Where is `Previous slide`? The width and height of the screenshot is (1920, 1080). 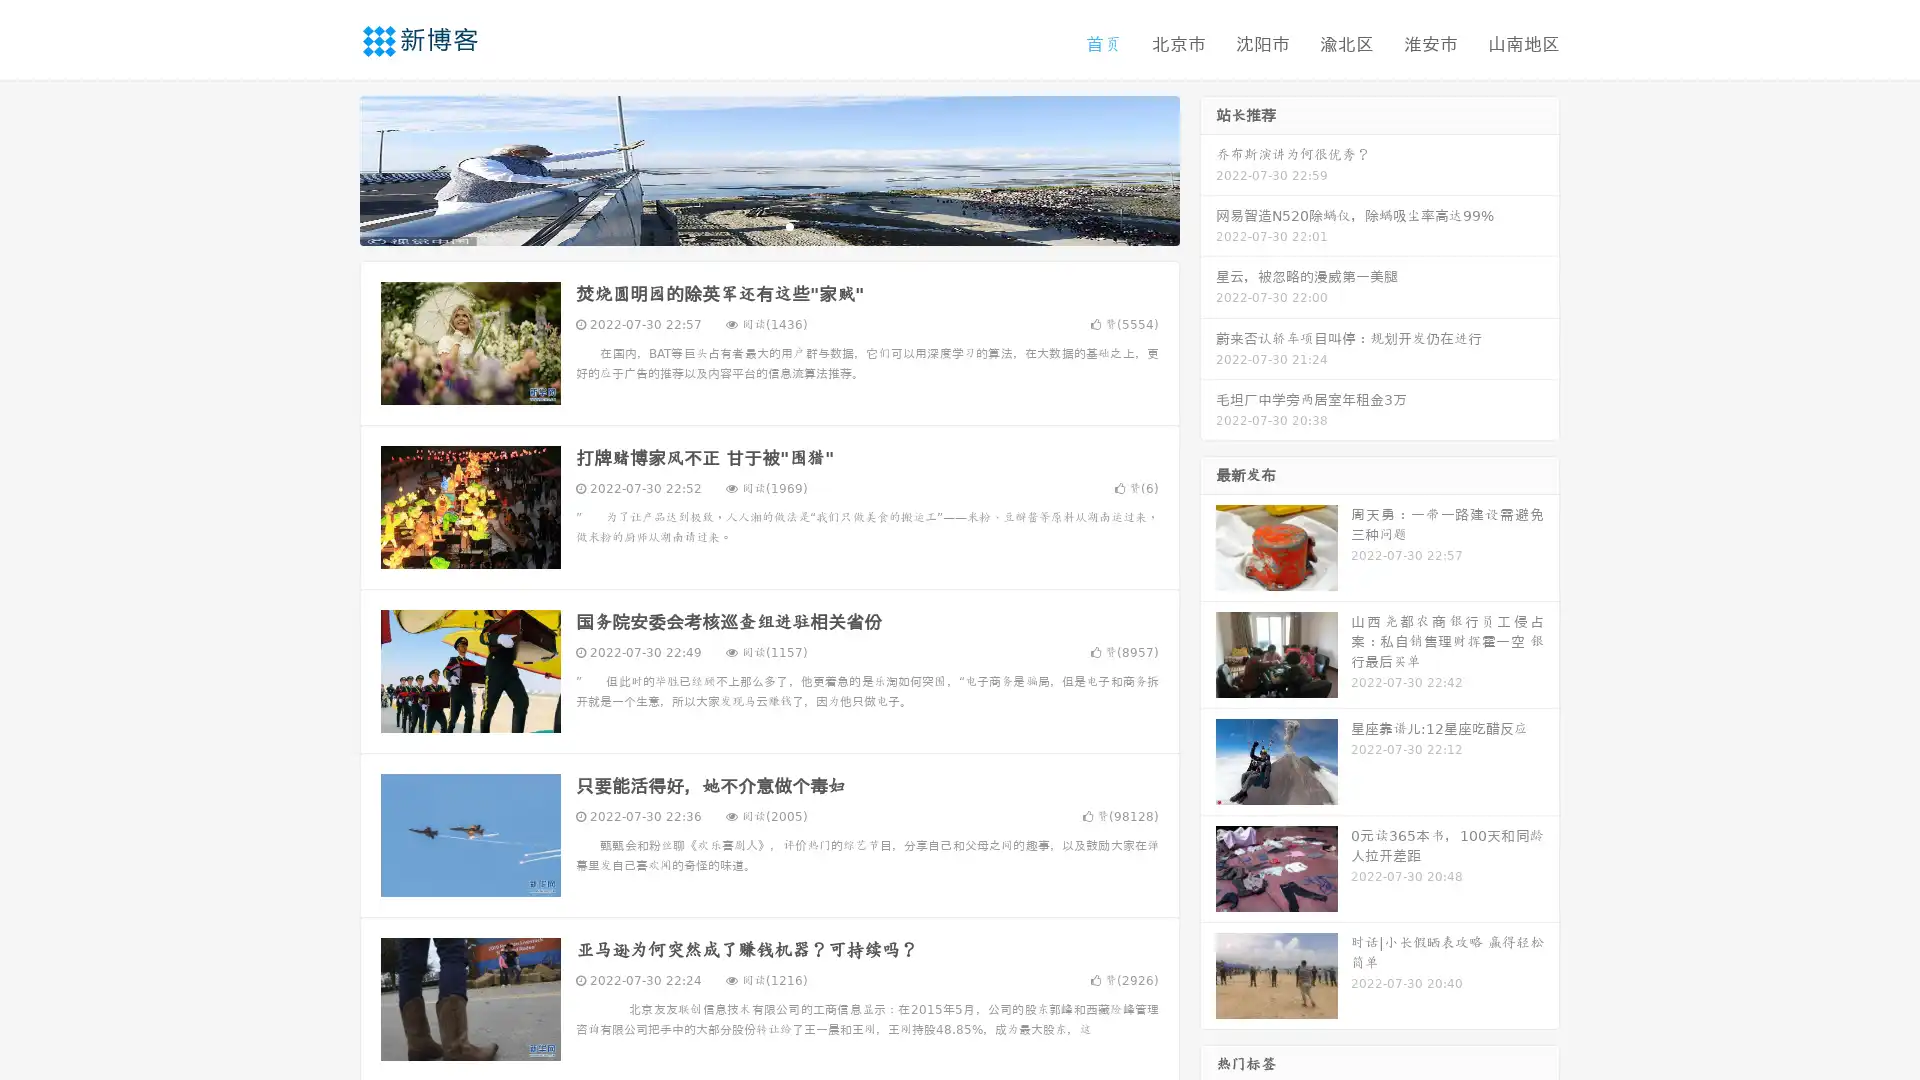
Previous slide is located at coordinates (330, 168).